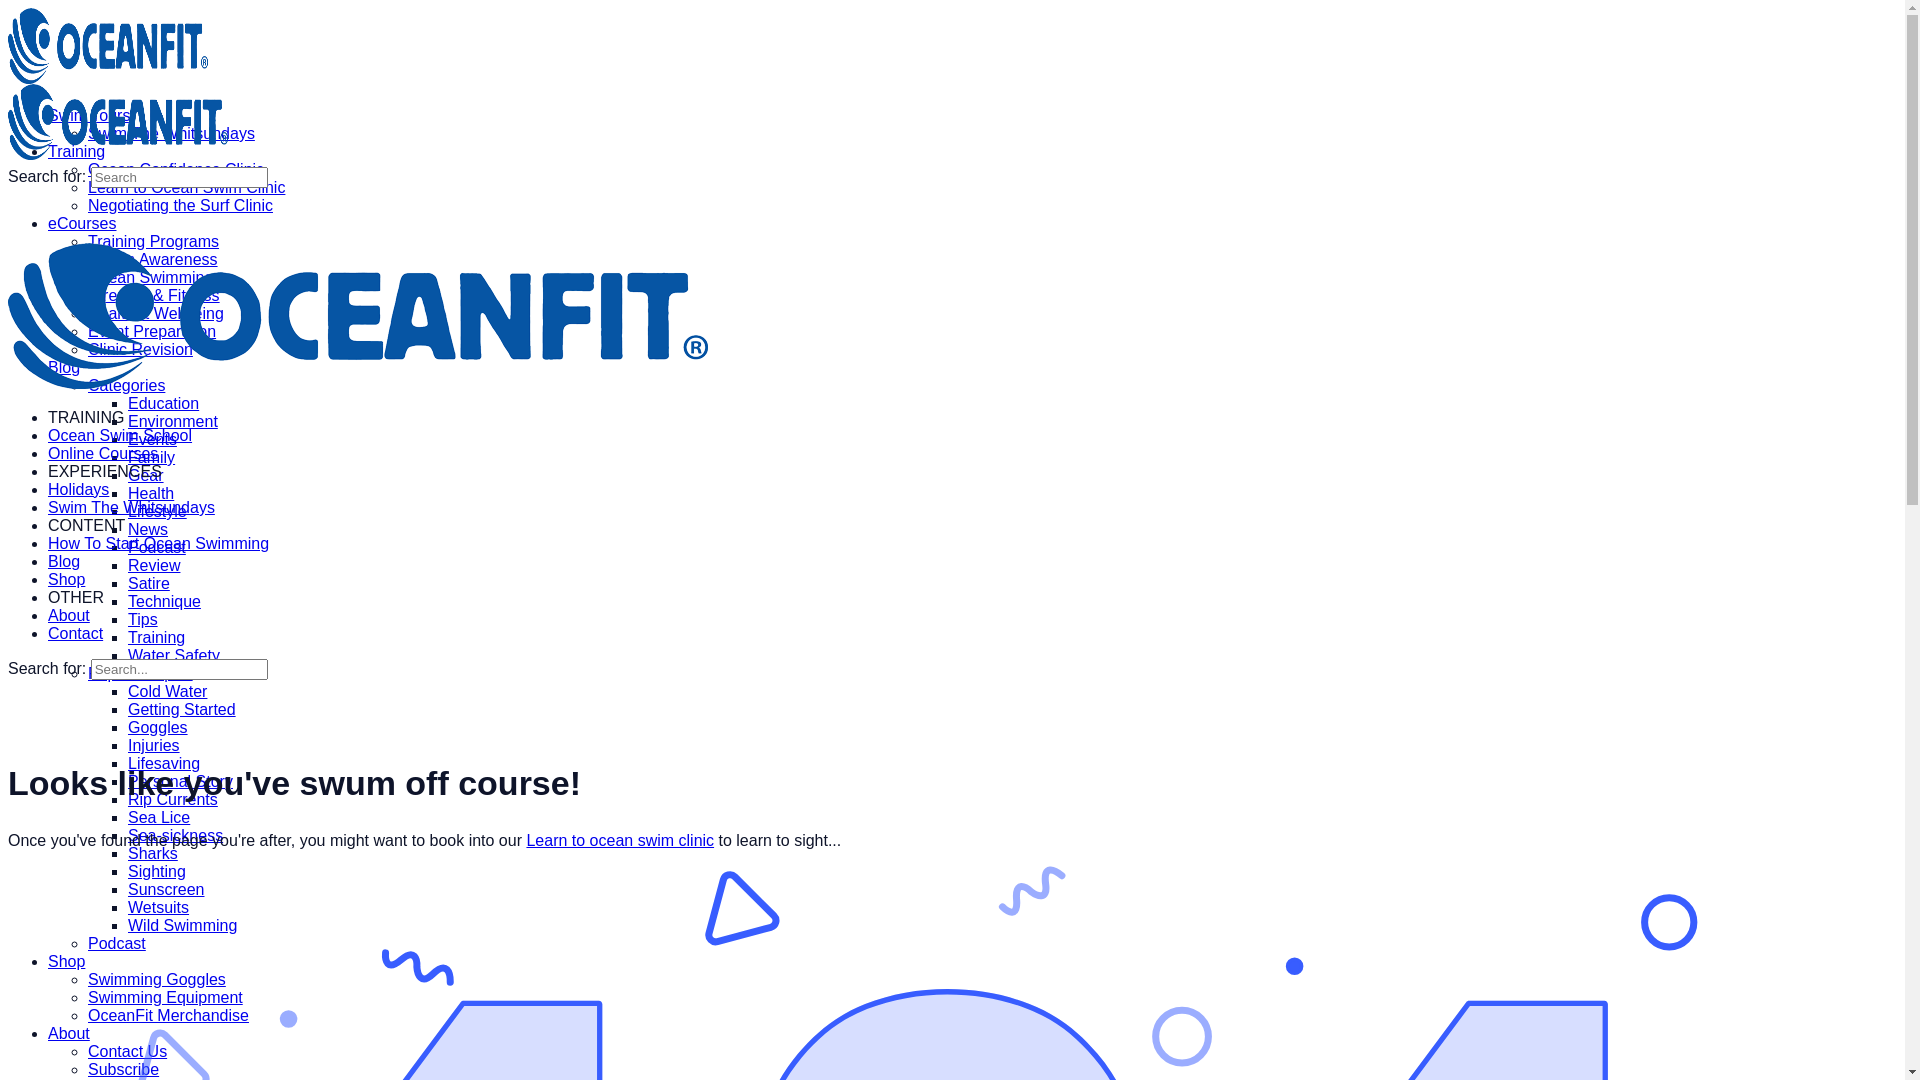 This screenshot has width=1920, height=1080. What do you see at coordinates (156, 978) in the screenshot?
I see `'Swimming Goggles'` at bounding box center [156, 978].